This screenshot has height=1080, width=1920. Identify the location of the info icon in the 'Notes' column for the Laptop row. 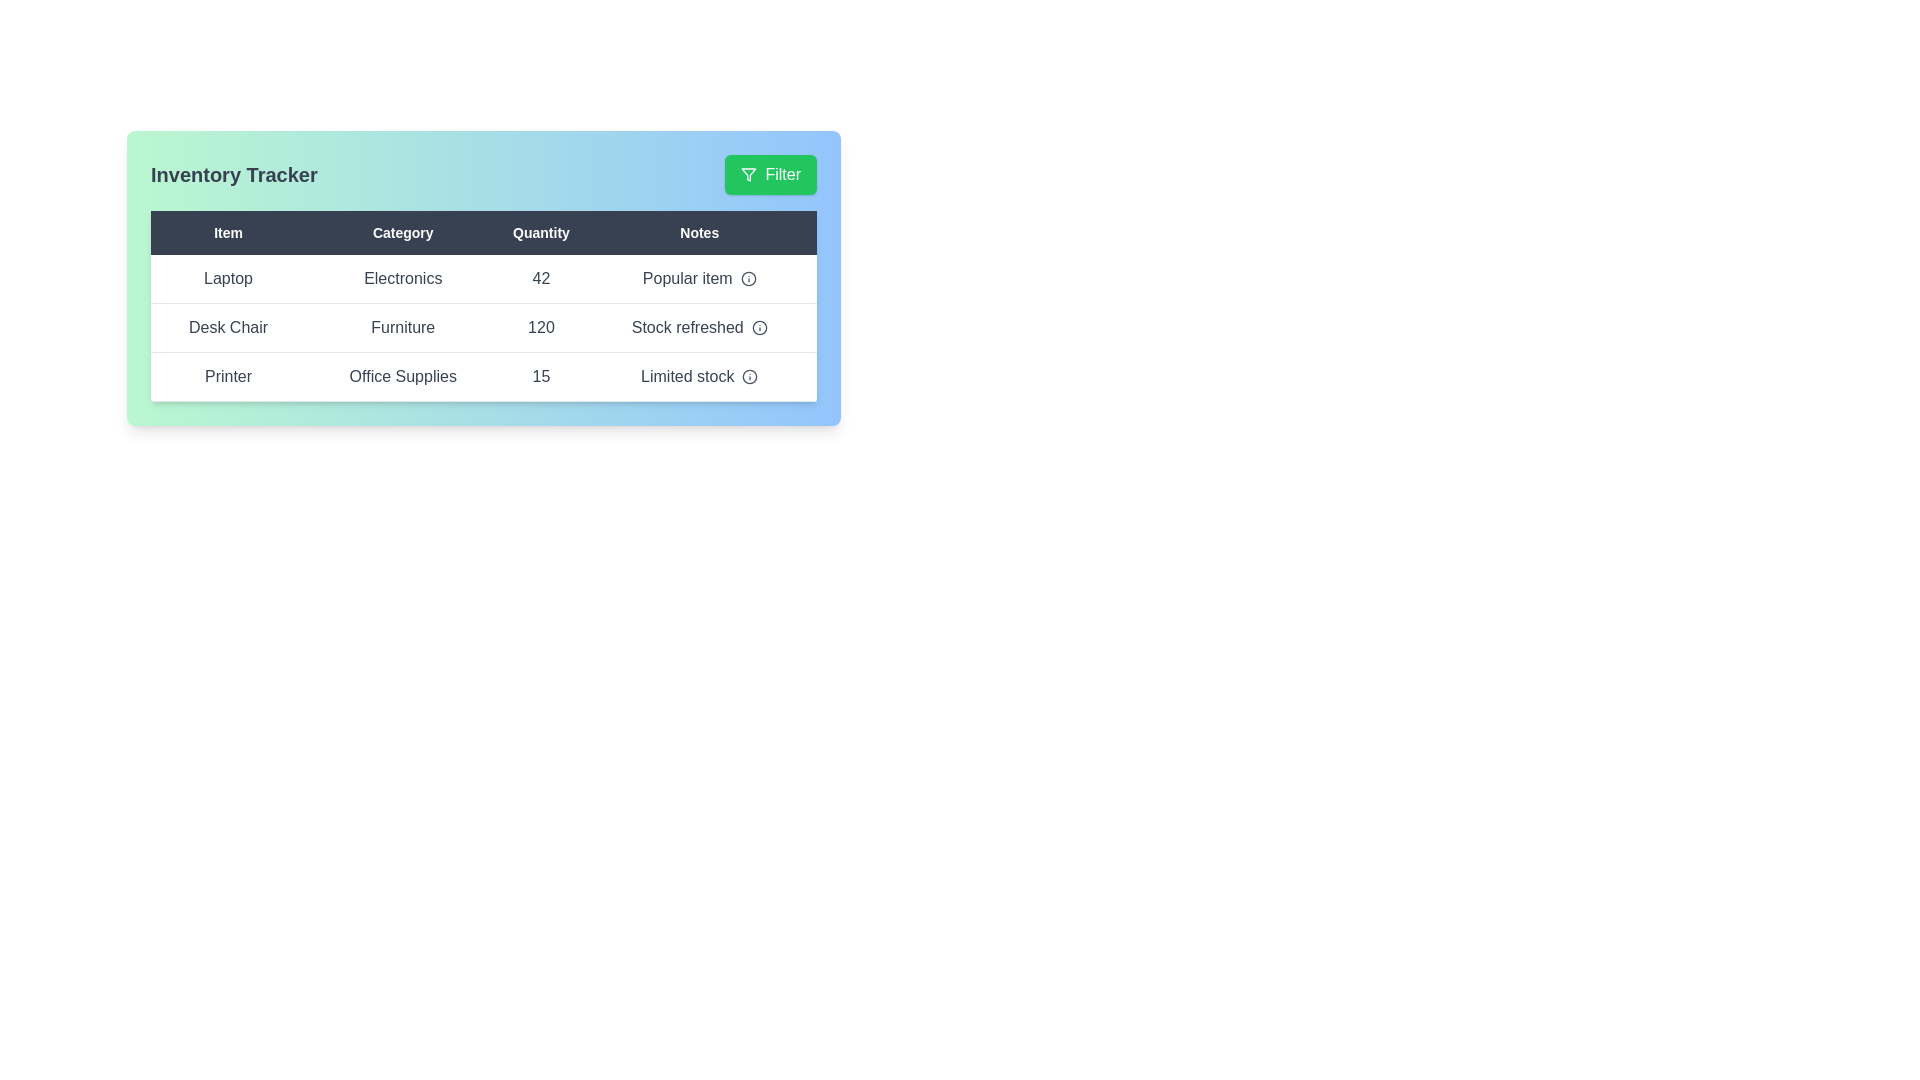
(747, 278).